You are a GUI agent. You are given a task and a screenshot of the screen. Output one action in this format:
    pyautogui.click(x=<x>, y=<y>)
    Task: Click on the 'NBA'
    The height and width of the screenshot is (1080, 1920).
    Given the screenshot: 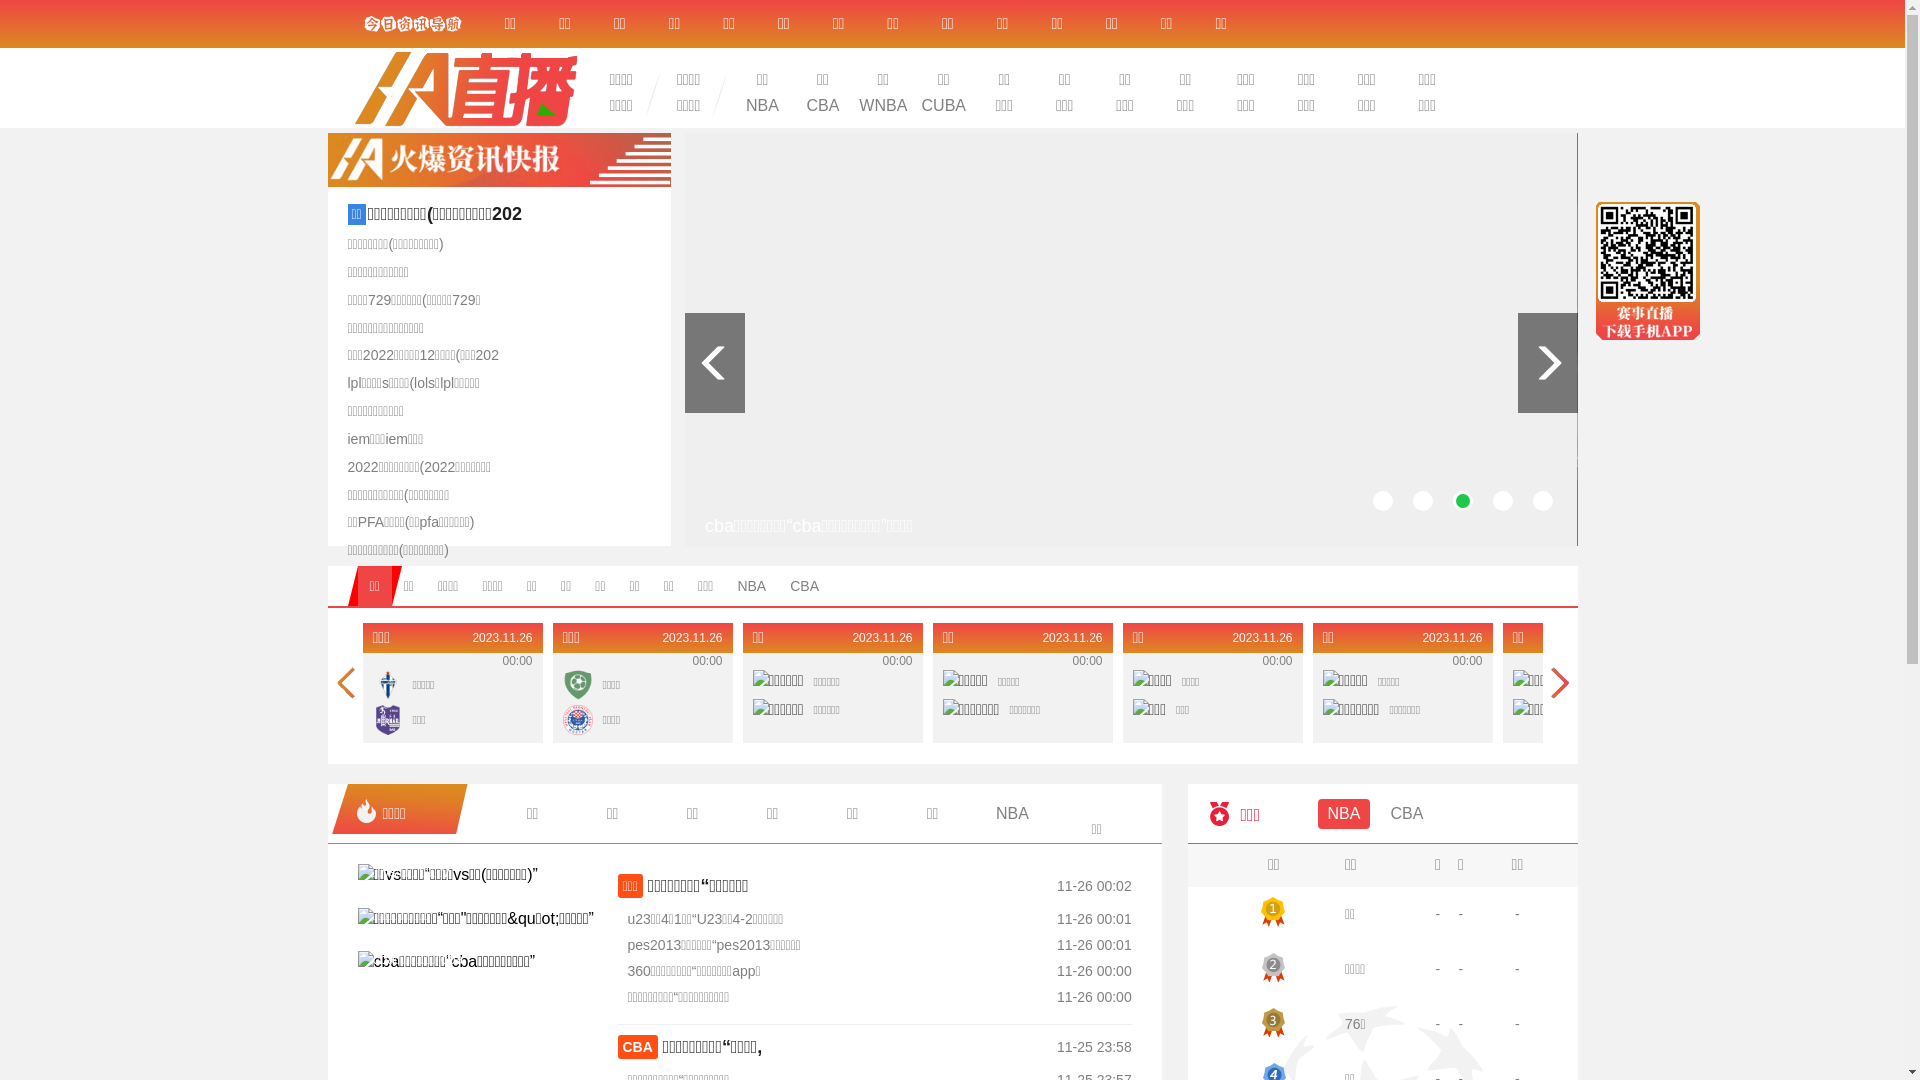 What is the action you would take?
    pyautogui.click(x=761, y=105)
    